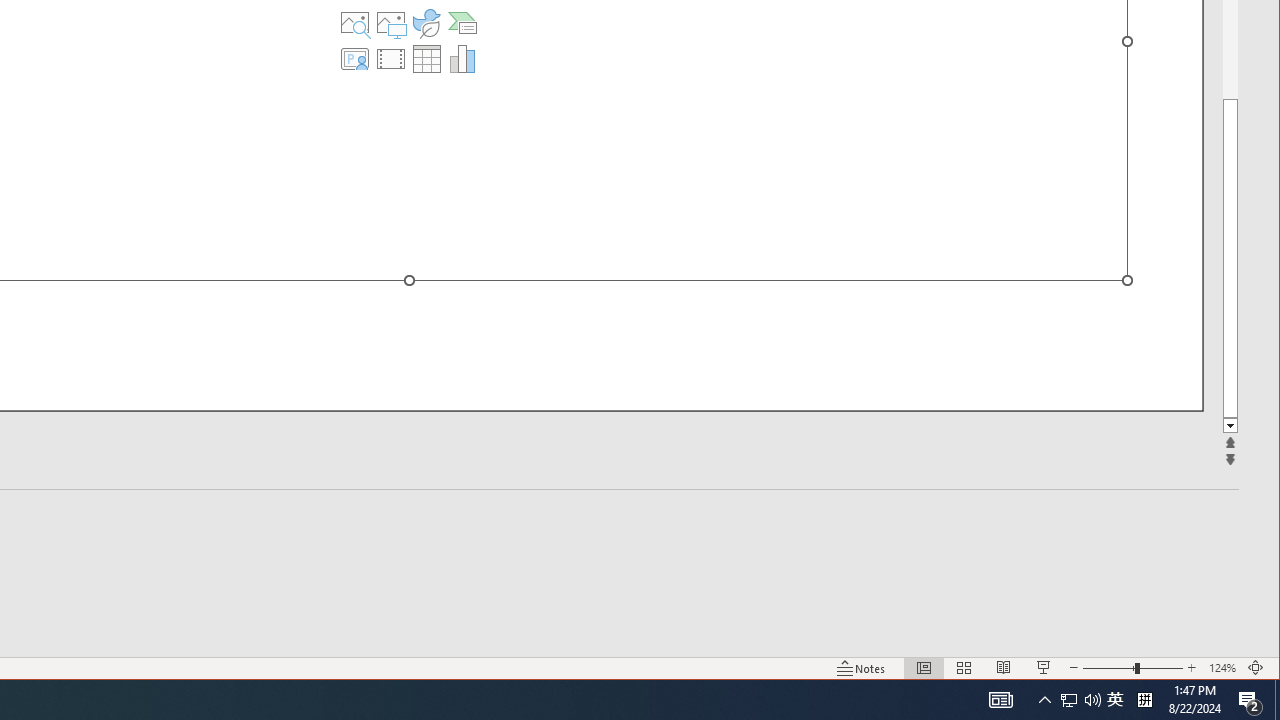  Describe the element at coordinates (461, 23) in the screenshot. I see `'Insert a SmartArt Graphic'` at that location.